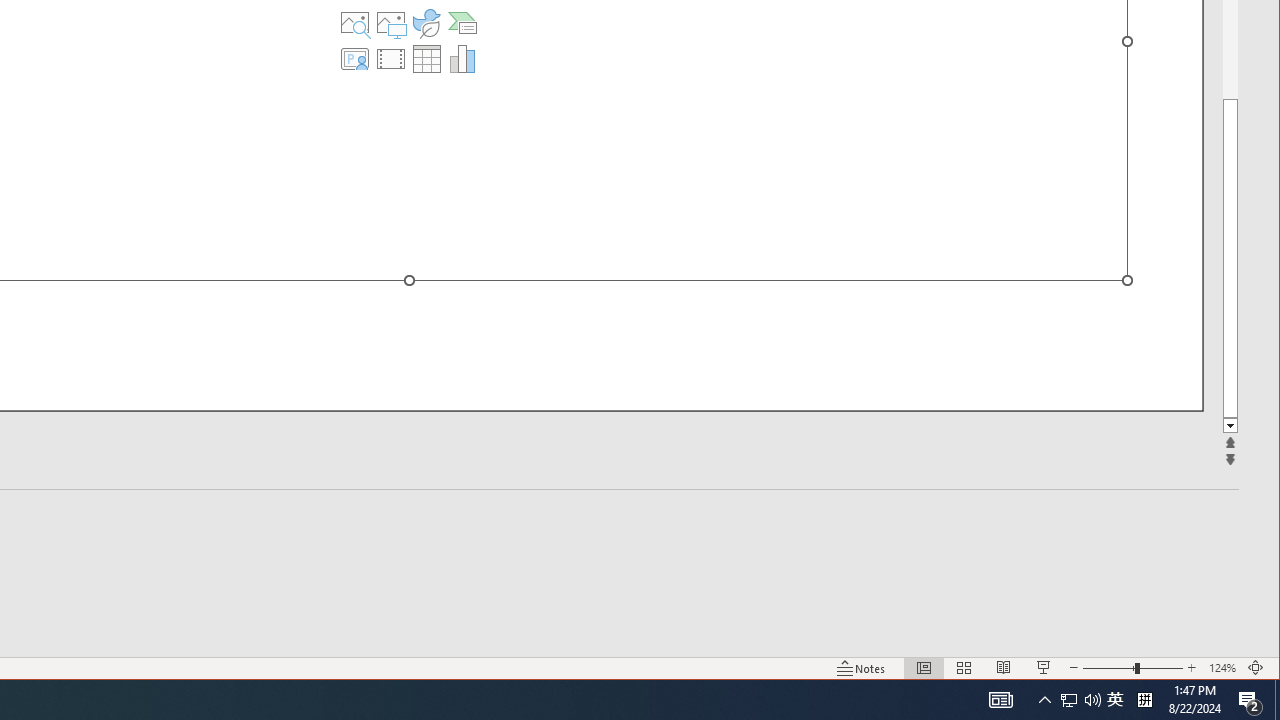  Describe the element at coordinates (461, 23) in the screenshot. I see `'Insert a SmartArt Graphic'` at that location.